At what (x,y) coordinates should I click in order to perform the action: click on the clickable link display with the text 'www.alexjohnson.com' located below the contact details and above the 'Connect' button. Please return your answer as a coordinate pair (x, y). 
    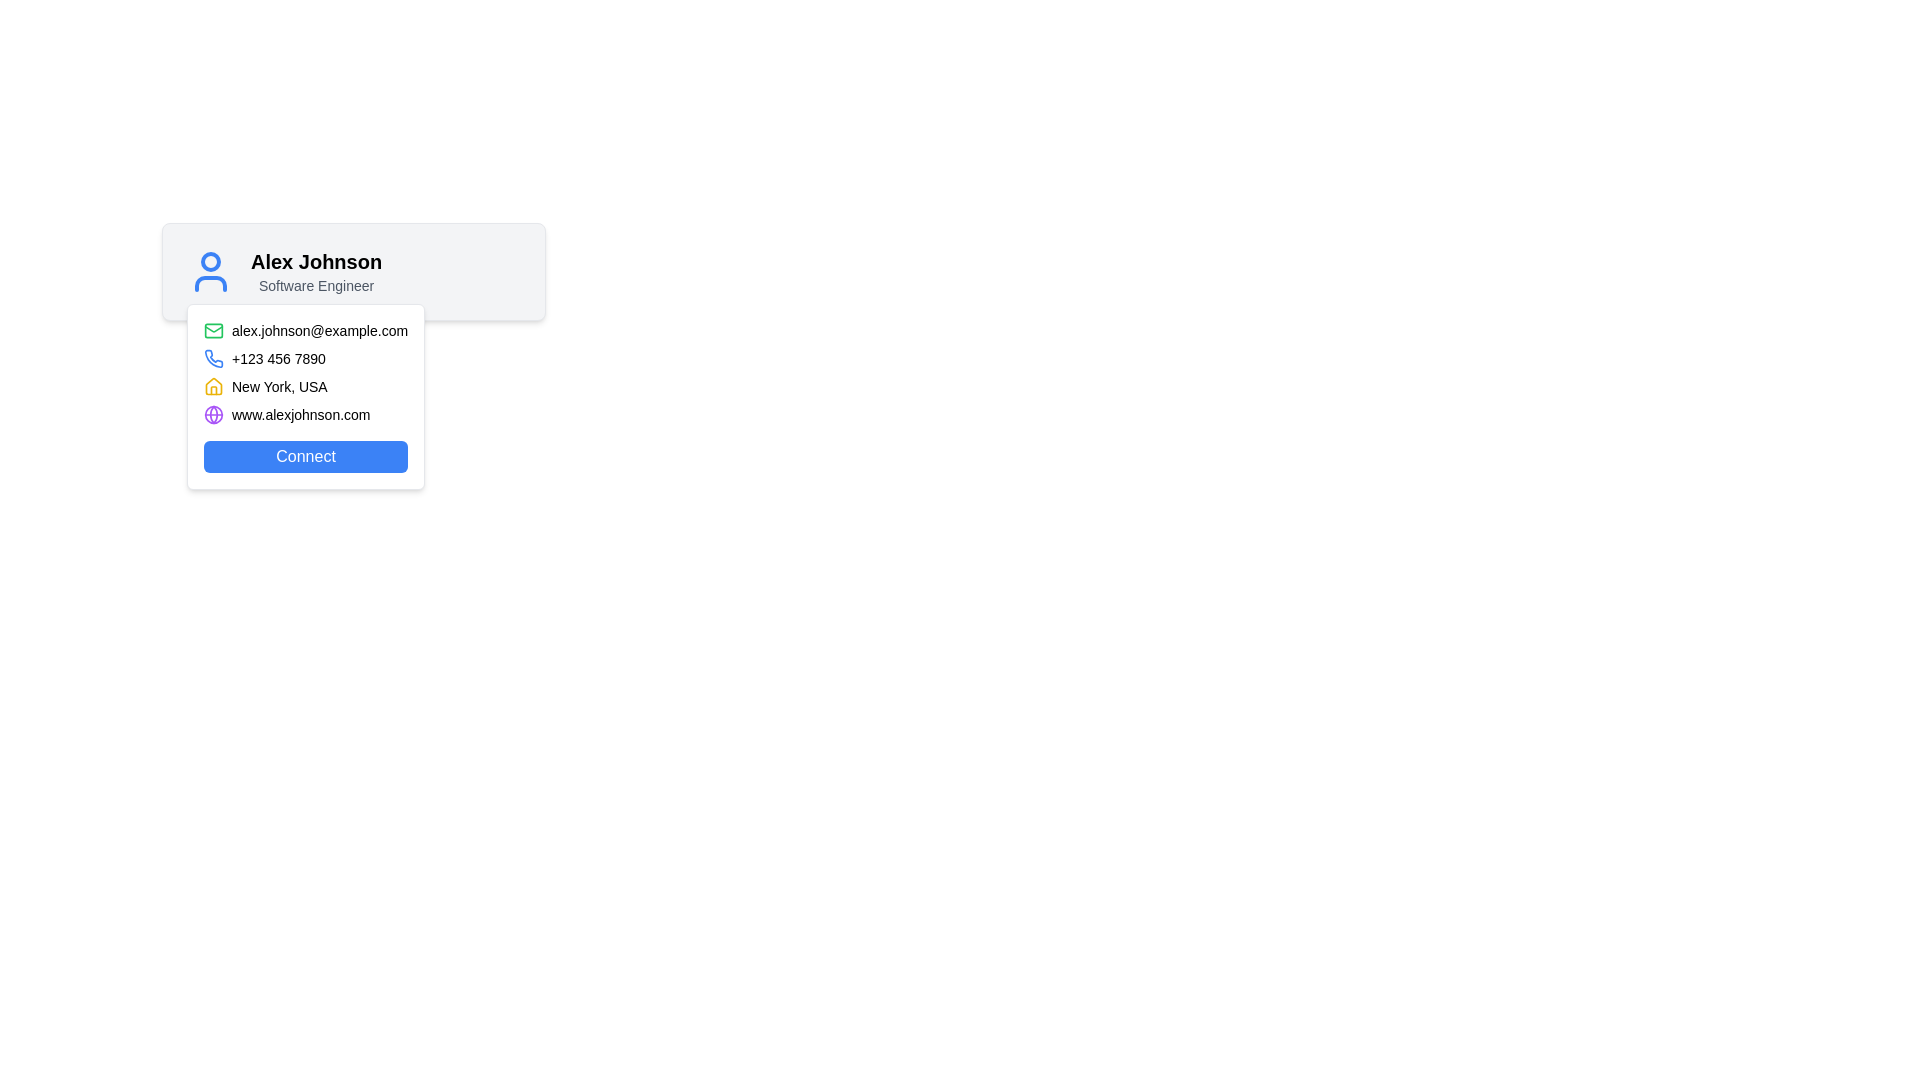
    Looking at the image, I should click on (305, 414).